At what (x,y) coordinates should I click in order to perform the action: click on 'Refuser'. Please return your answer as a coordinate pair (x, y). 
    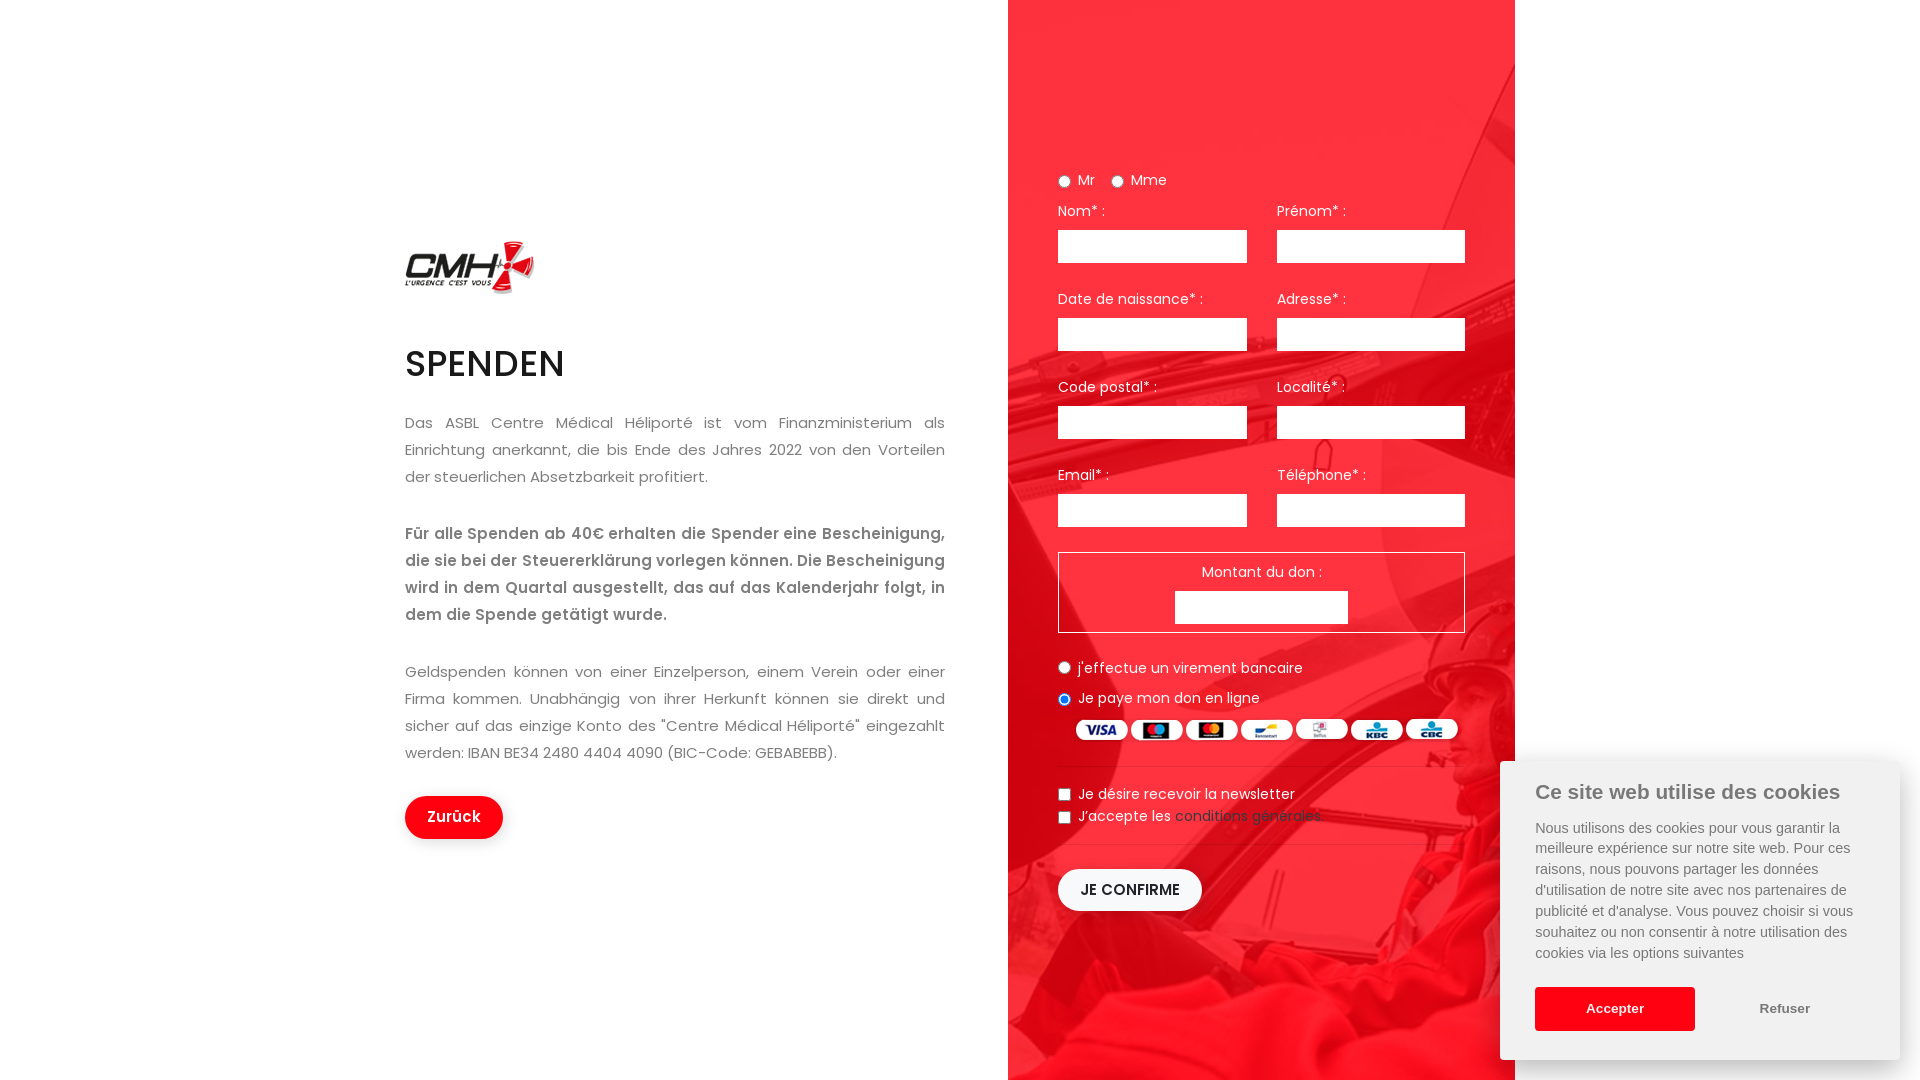
    Looking at the image, I should click on (1703, 1009).